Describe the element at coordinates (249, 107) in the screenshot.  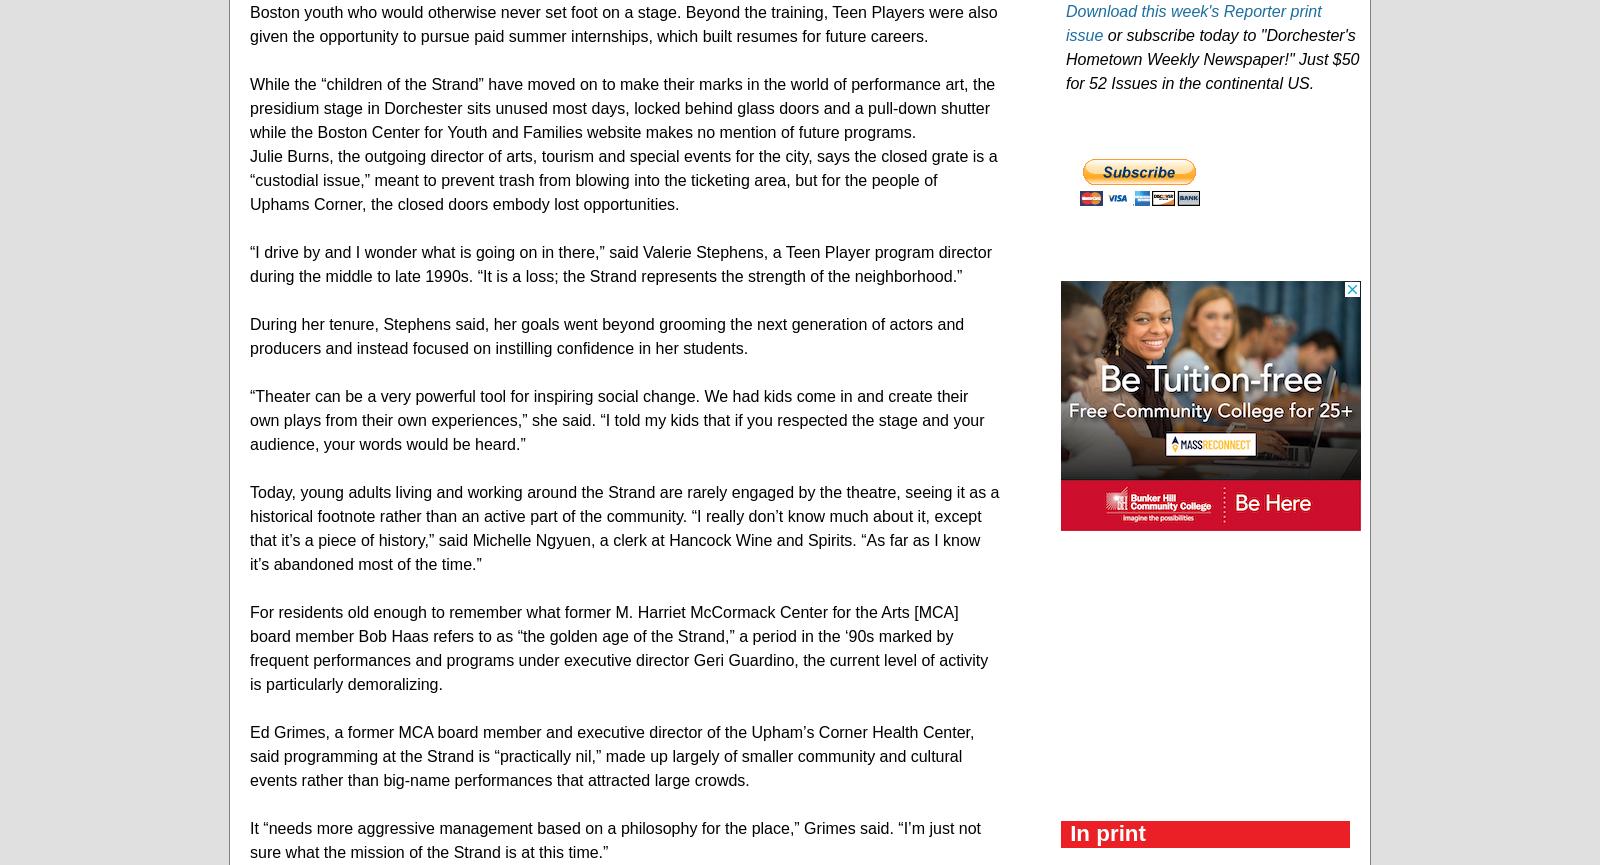
I see `'While the “children of the Strand” have moved on to make their marks in the world of performance art, the presidium stage in Dorchester sits unused most days, locked behind glass doors and a pull-down shutter while the Boston Center for Youth and Families website makes no mention of future programs.'` at that location.